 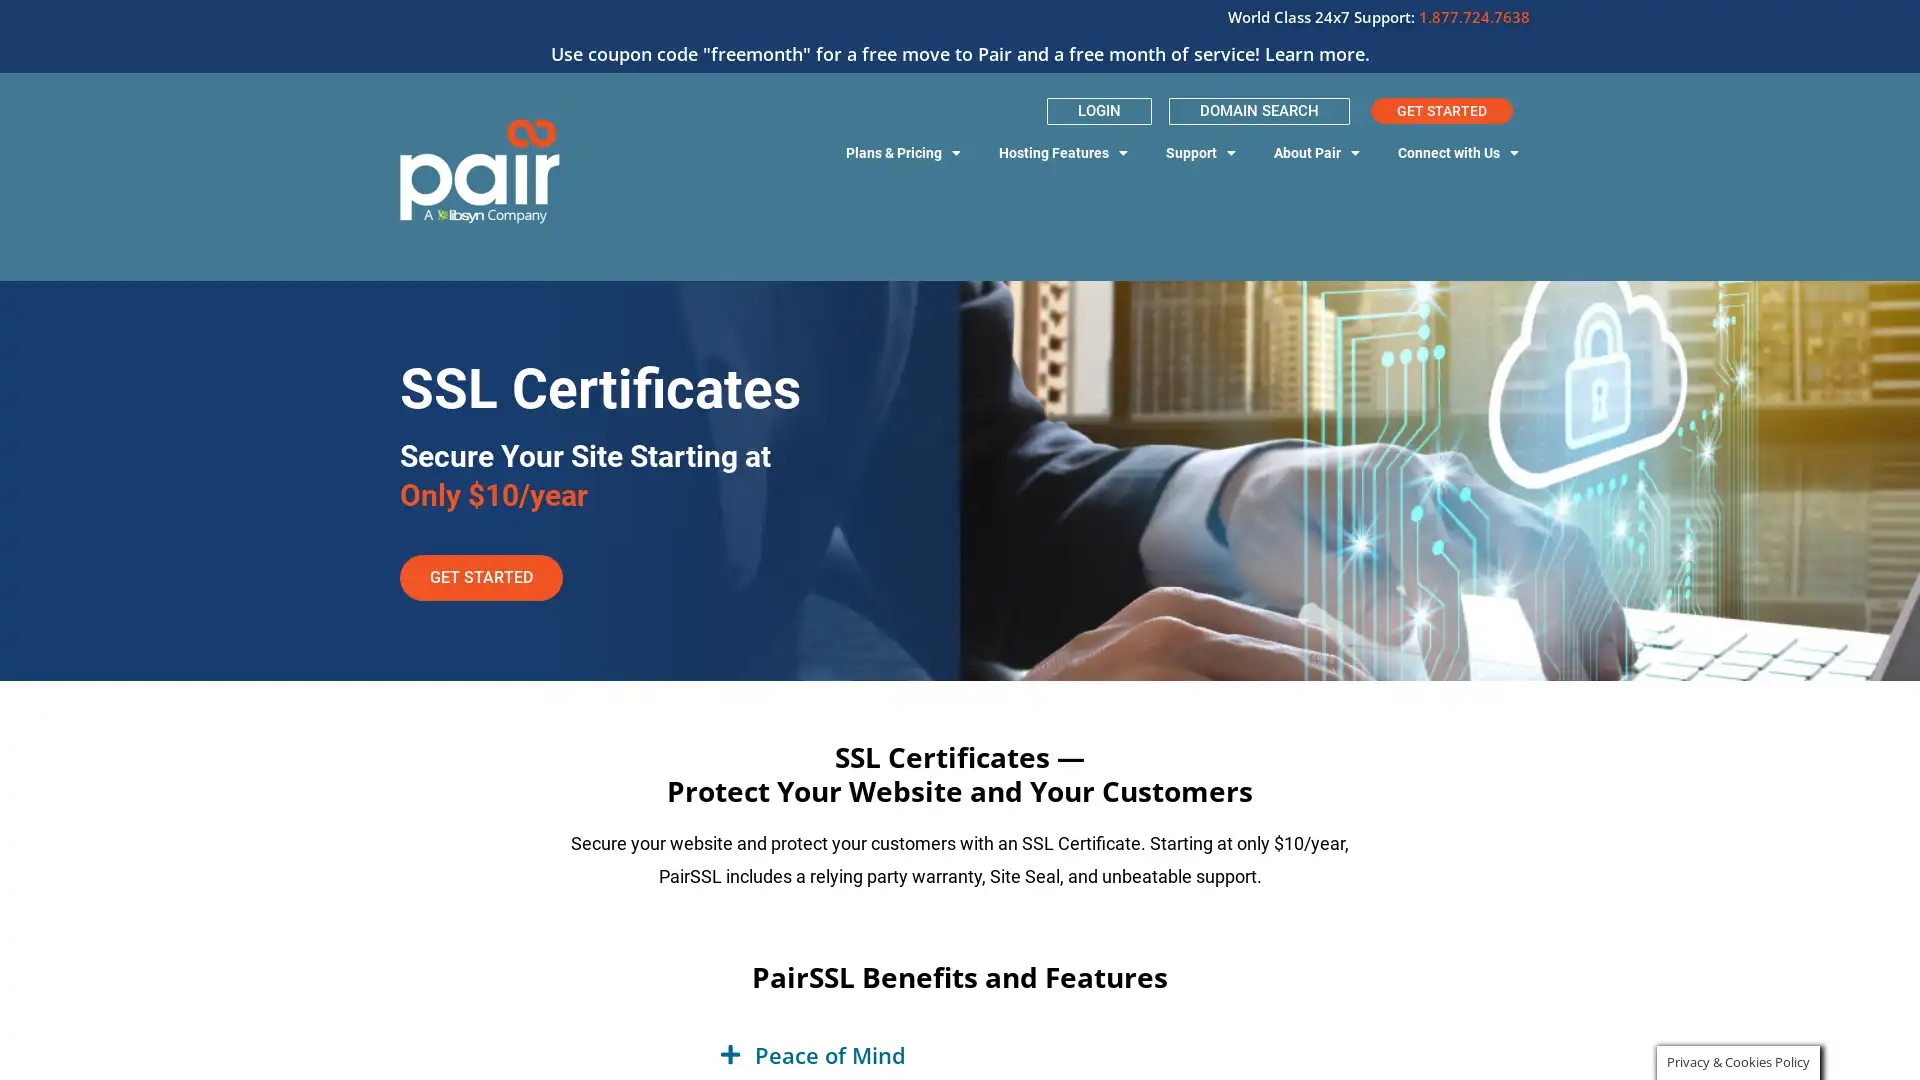 What do you see at coordinates (1098, 111) in the screenshot?
I see `LOGIN` at bounding box center [1098, 111].